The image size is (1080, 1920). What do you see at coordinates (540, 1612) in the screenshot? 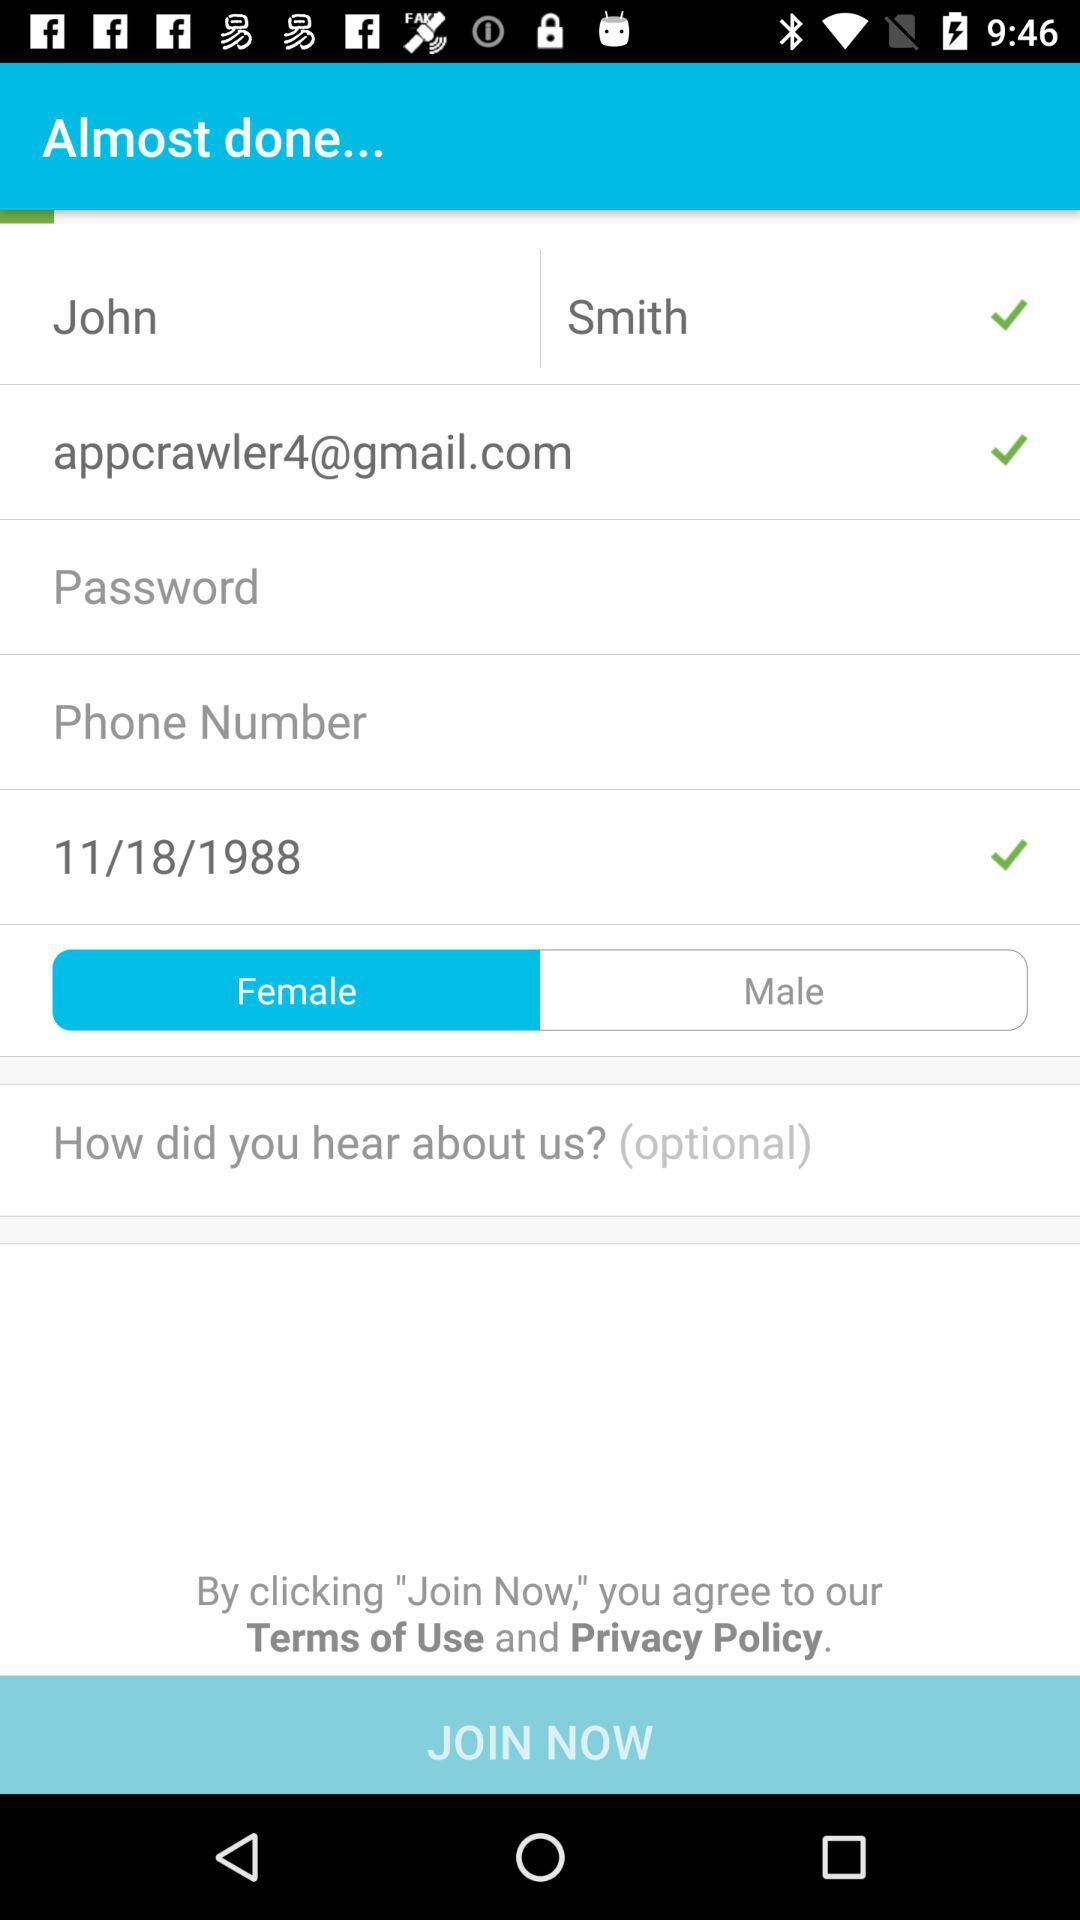
I see `the text above to join now` at bounding box center [540, 1612].